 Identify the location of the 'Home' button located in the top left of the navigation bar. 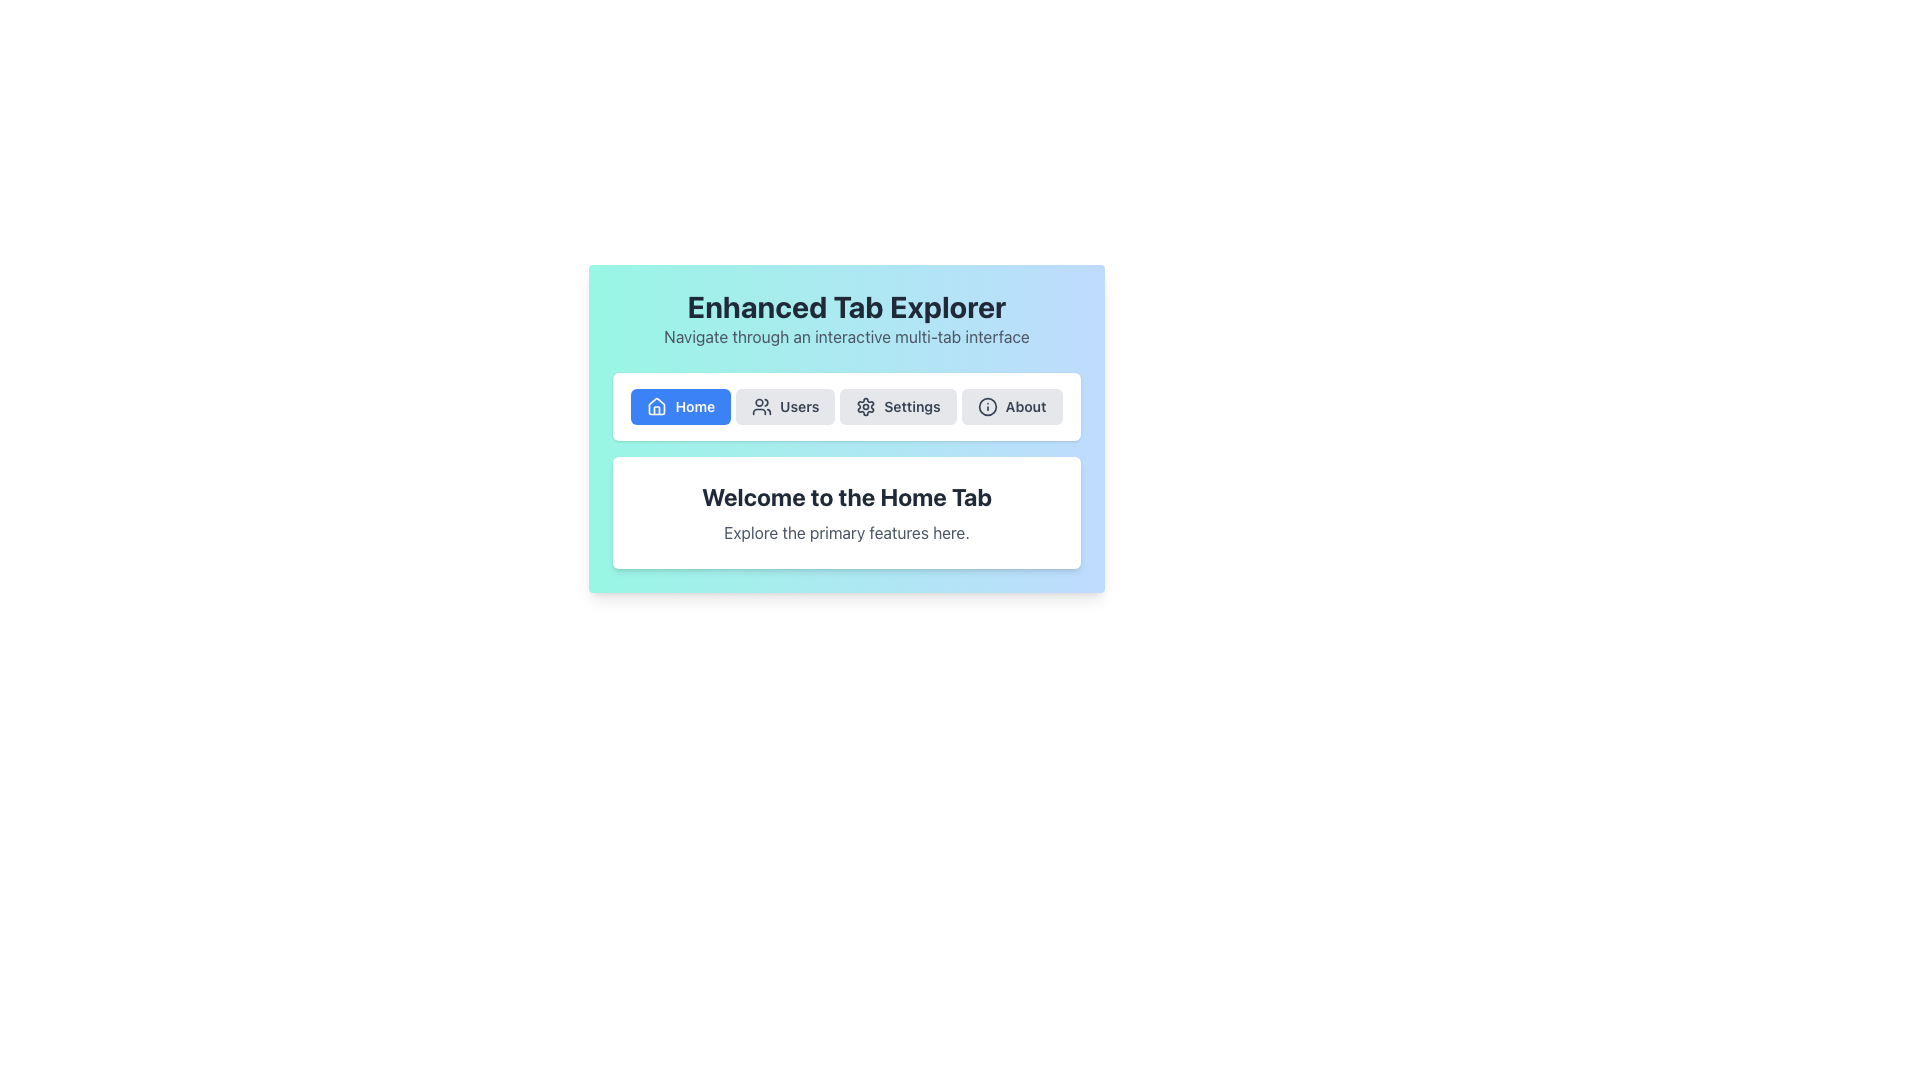
(681, 406).